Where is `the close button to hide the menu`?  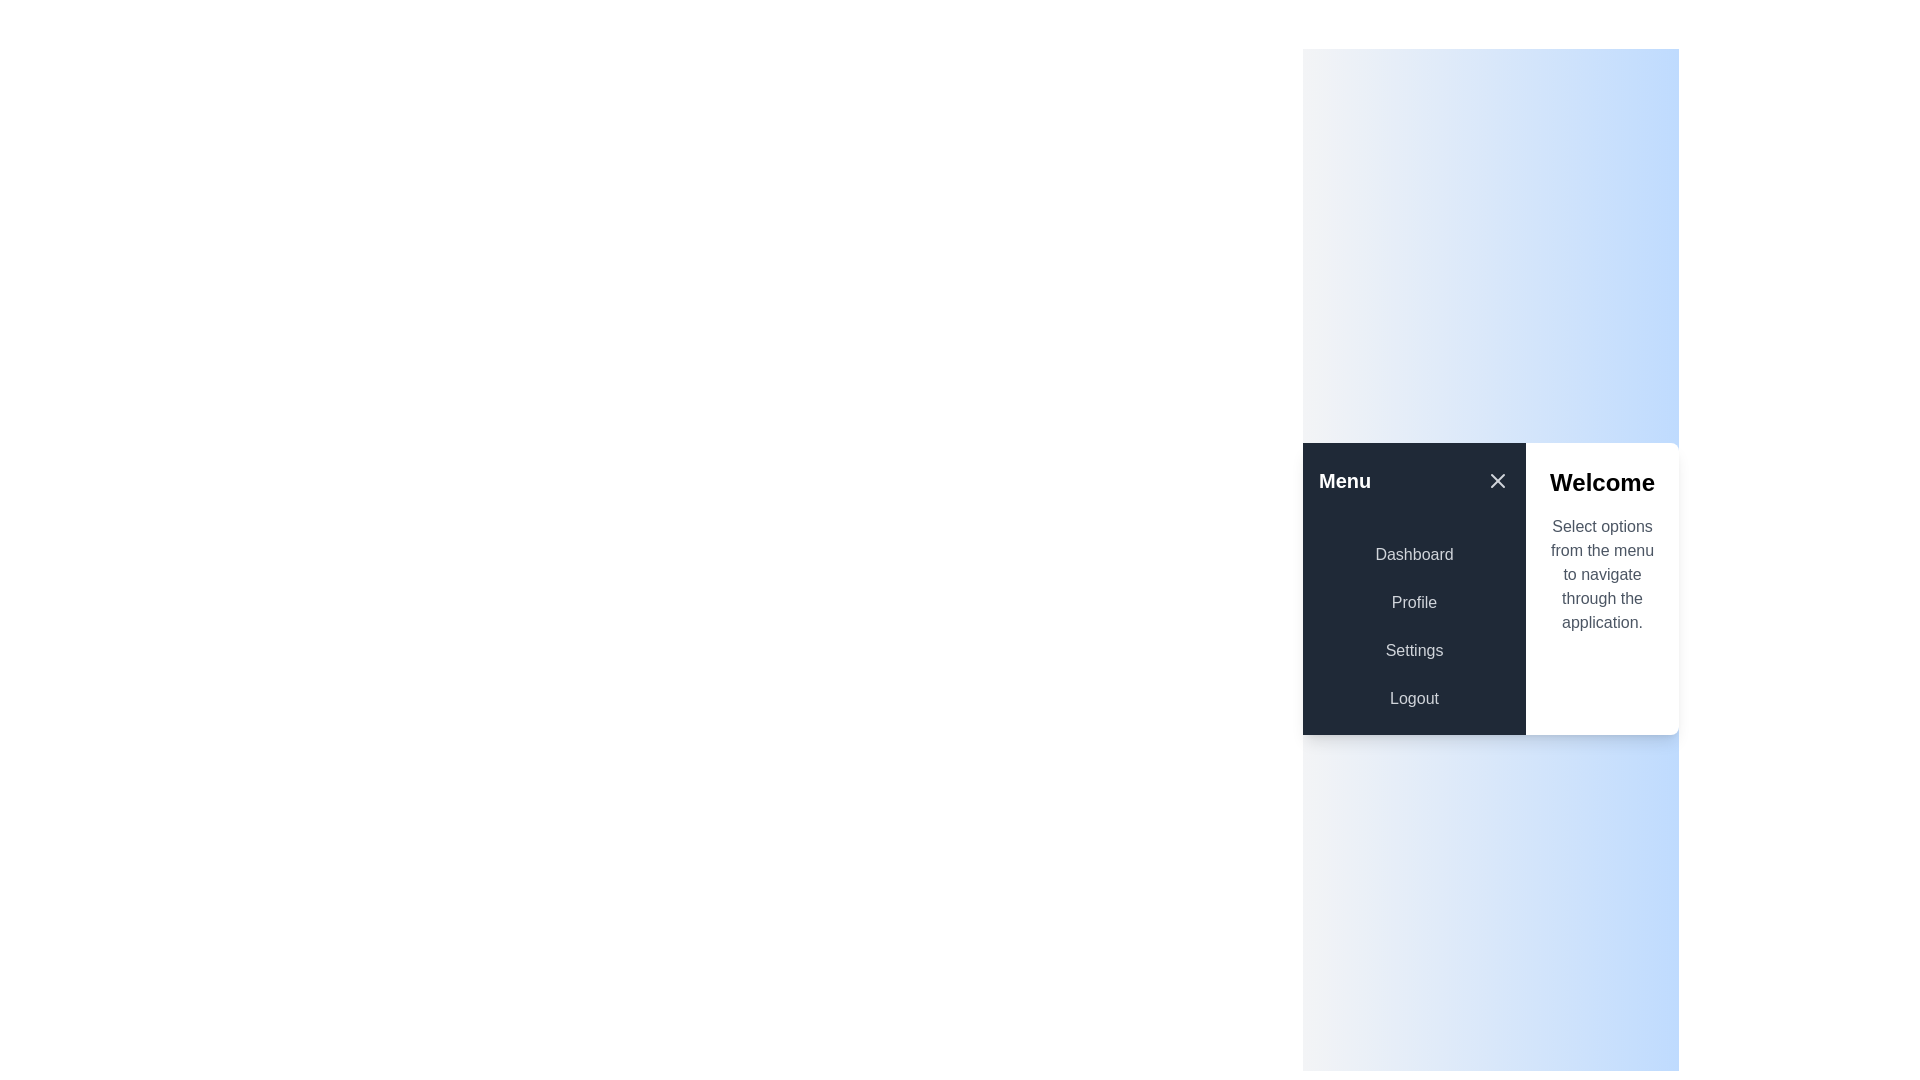
the close button to hide the menu is located at coordinates (1497, 481).